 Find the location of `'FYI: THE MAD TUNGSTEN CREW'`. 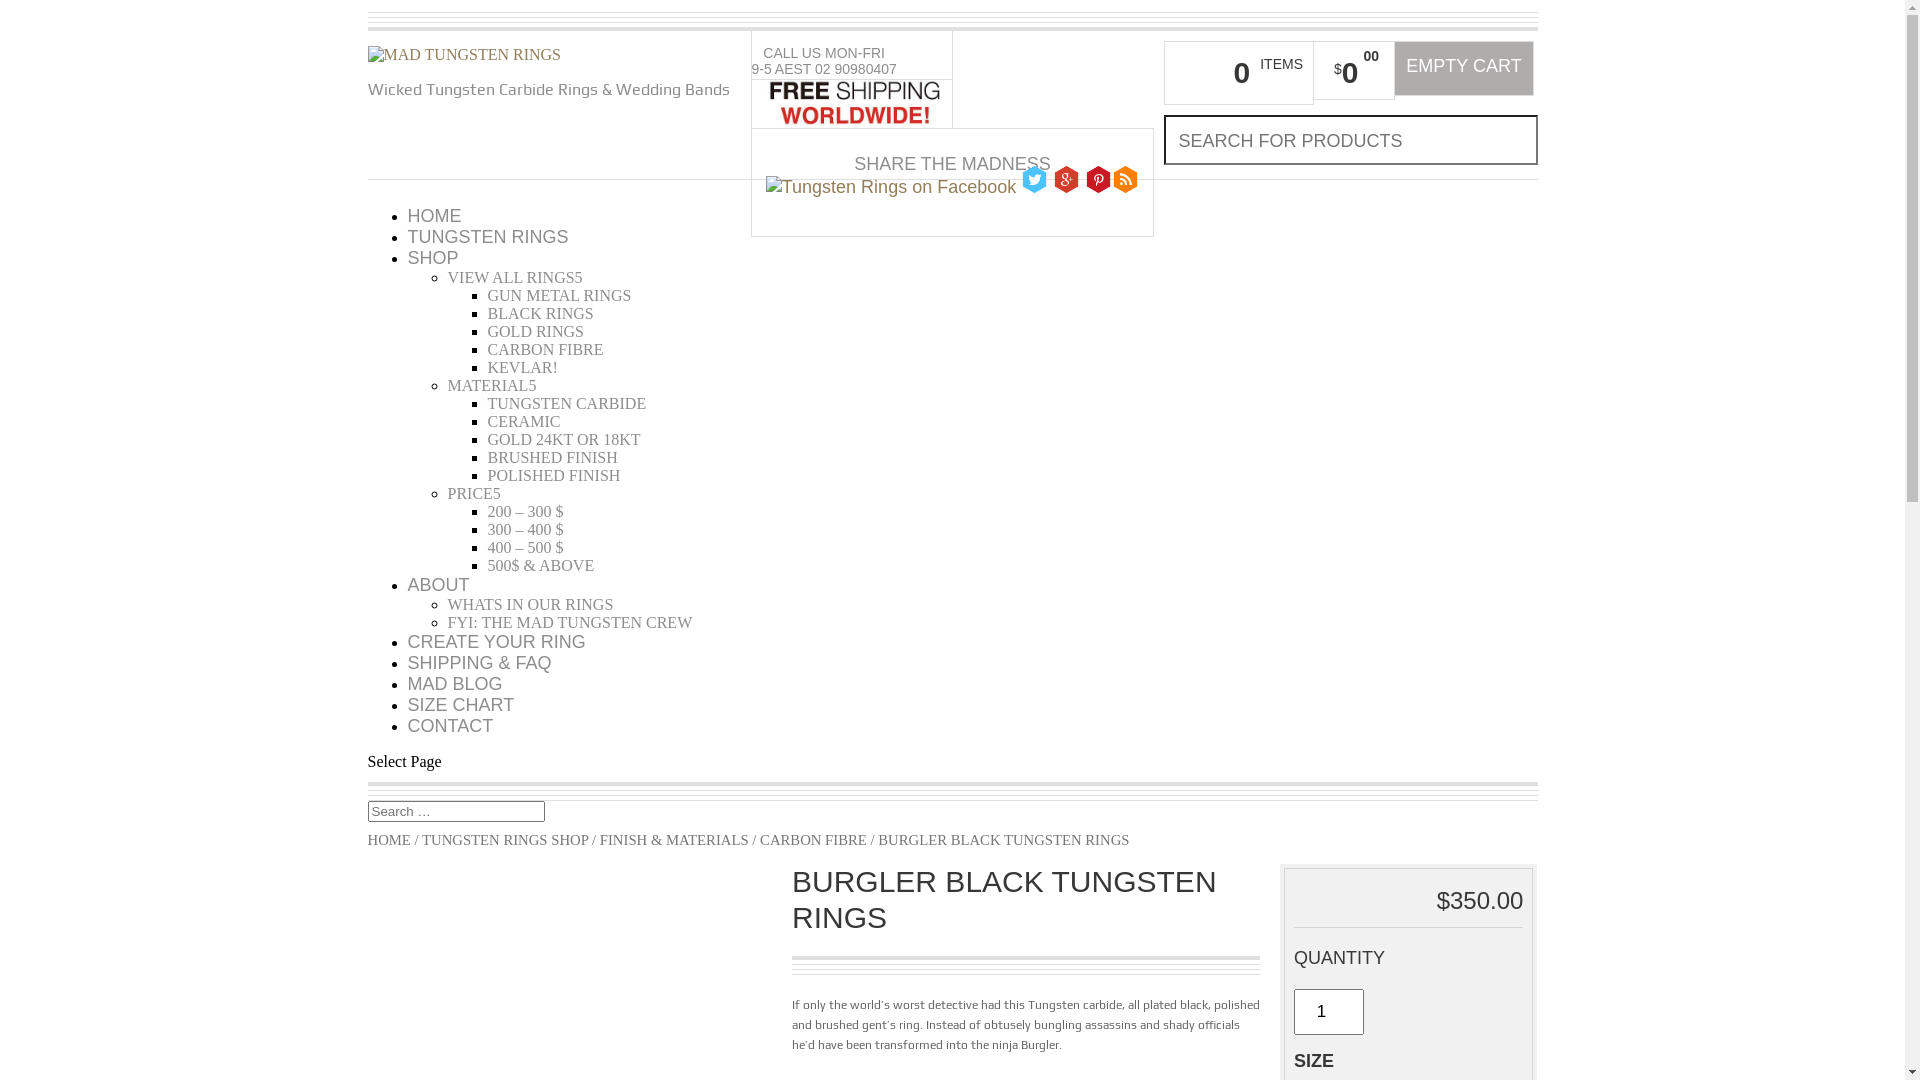

'FYI: THE MAD TUNGSTEN CREW' is located at coordinates (569, 621).